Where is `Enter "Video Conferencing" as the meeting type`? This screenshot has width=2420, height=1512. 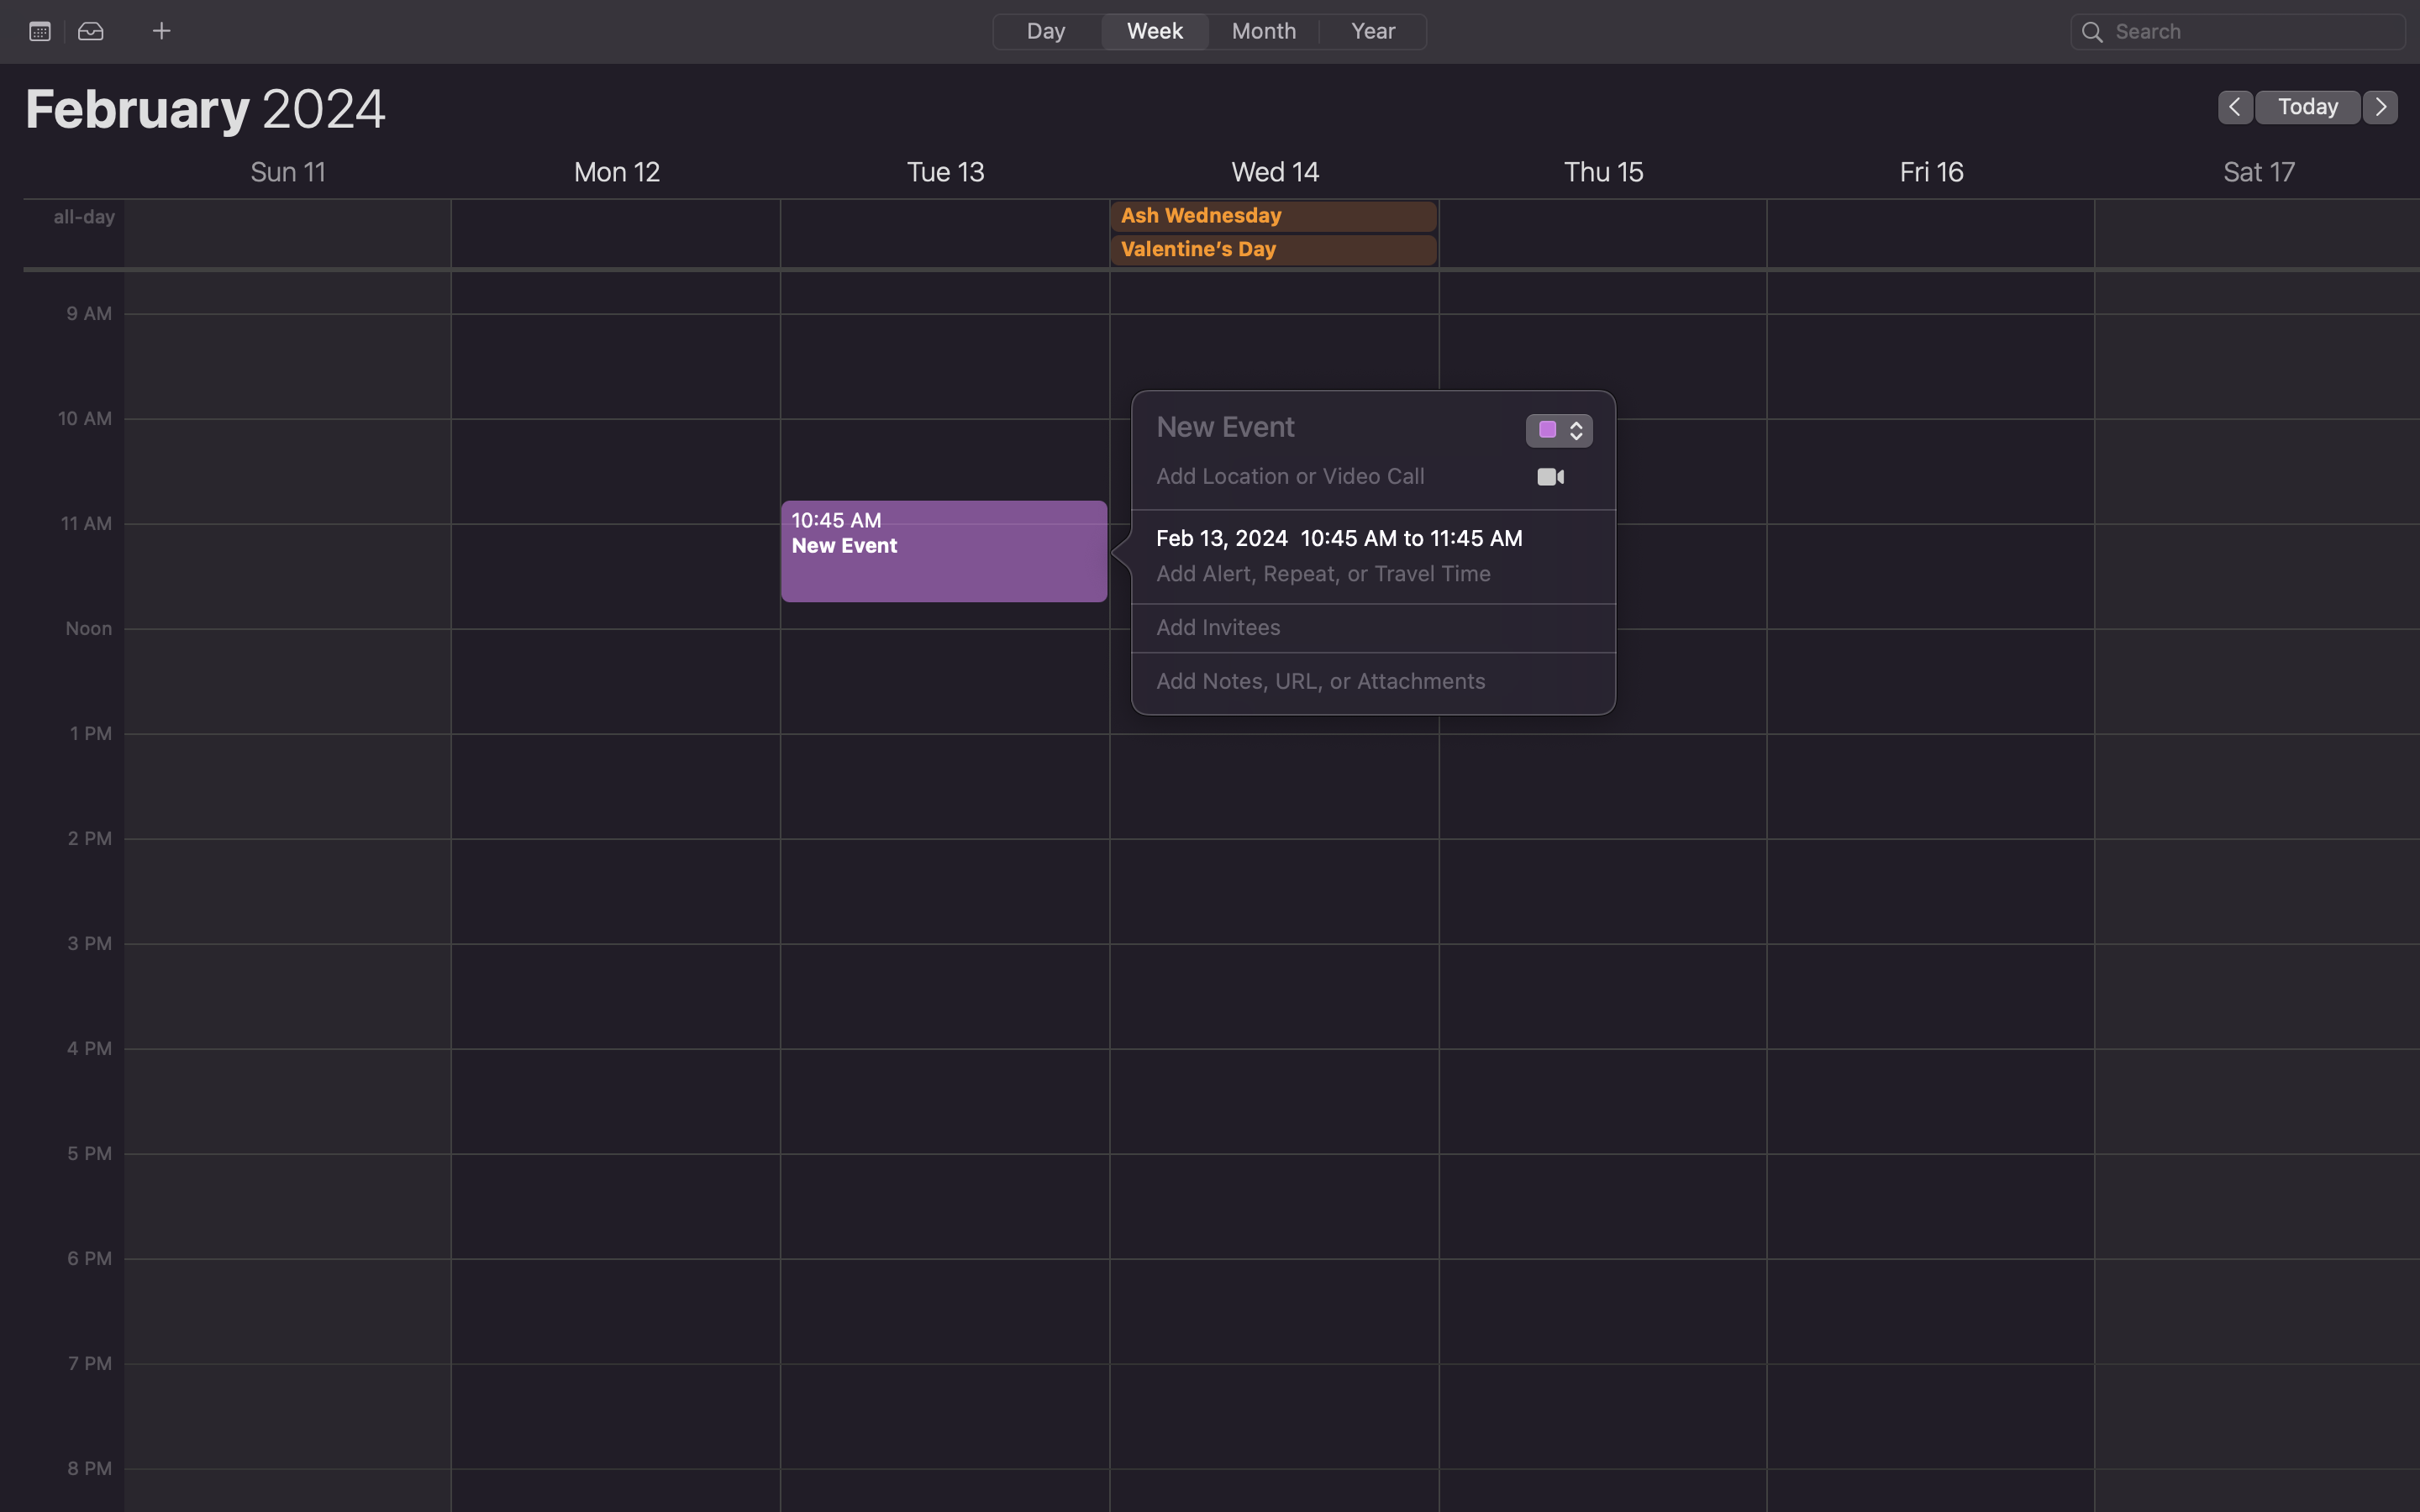 Enter "Video Conferencing" as the meeting type is located at coordinates (1545, 433).